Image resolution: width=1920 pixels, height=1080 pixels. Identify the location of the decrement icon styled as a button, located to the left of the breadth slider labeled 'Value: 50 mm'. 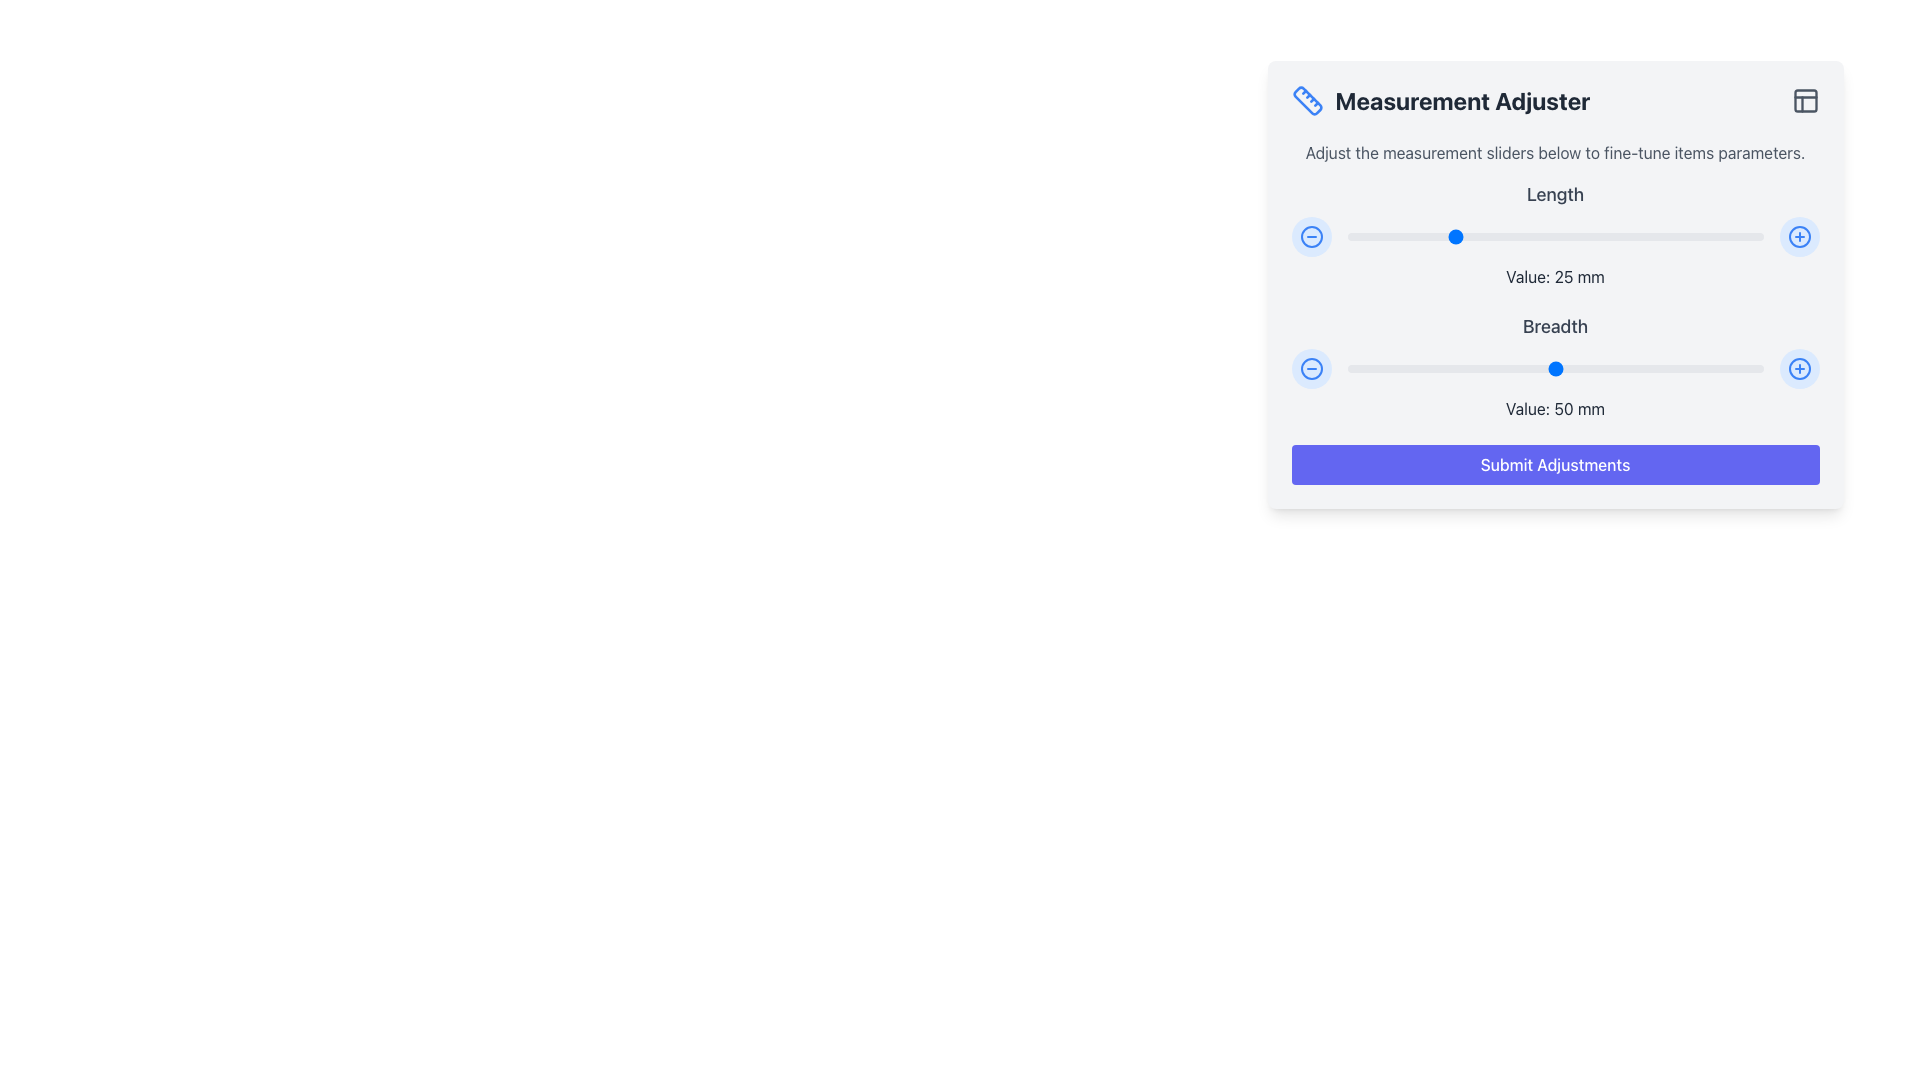
(1311, 369).